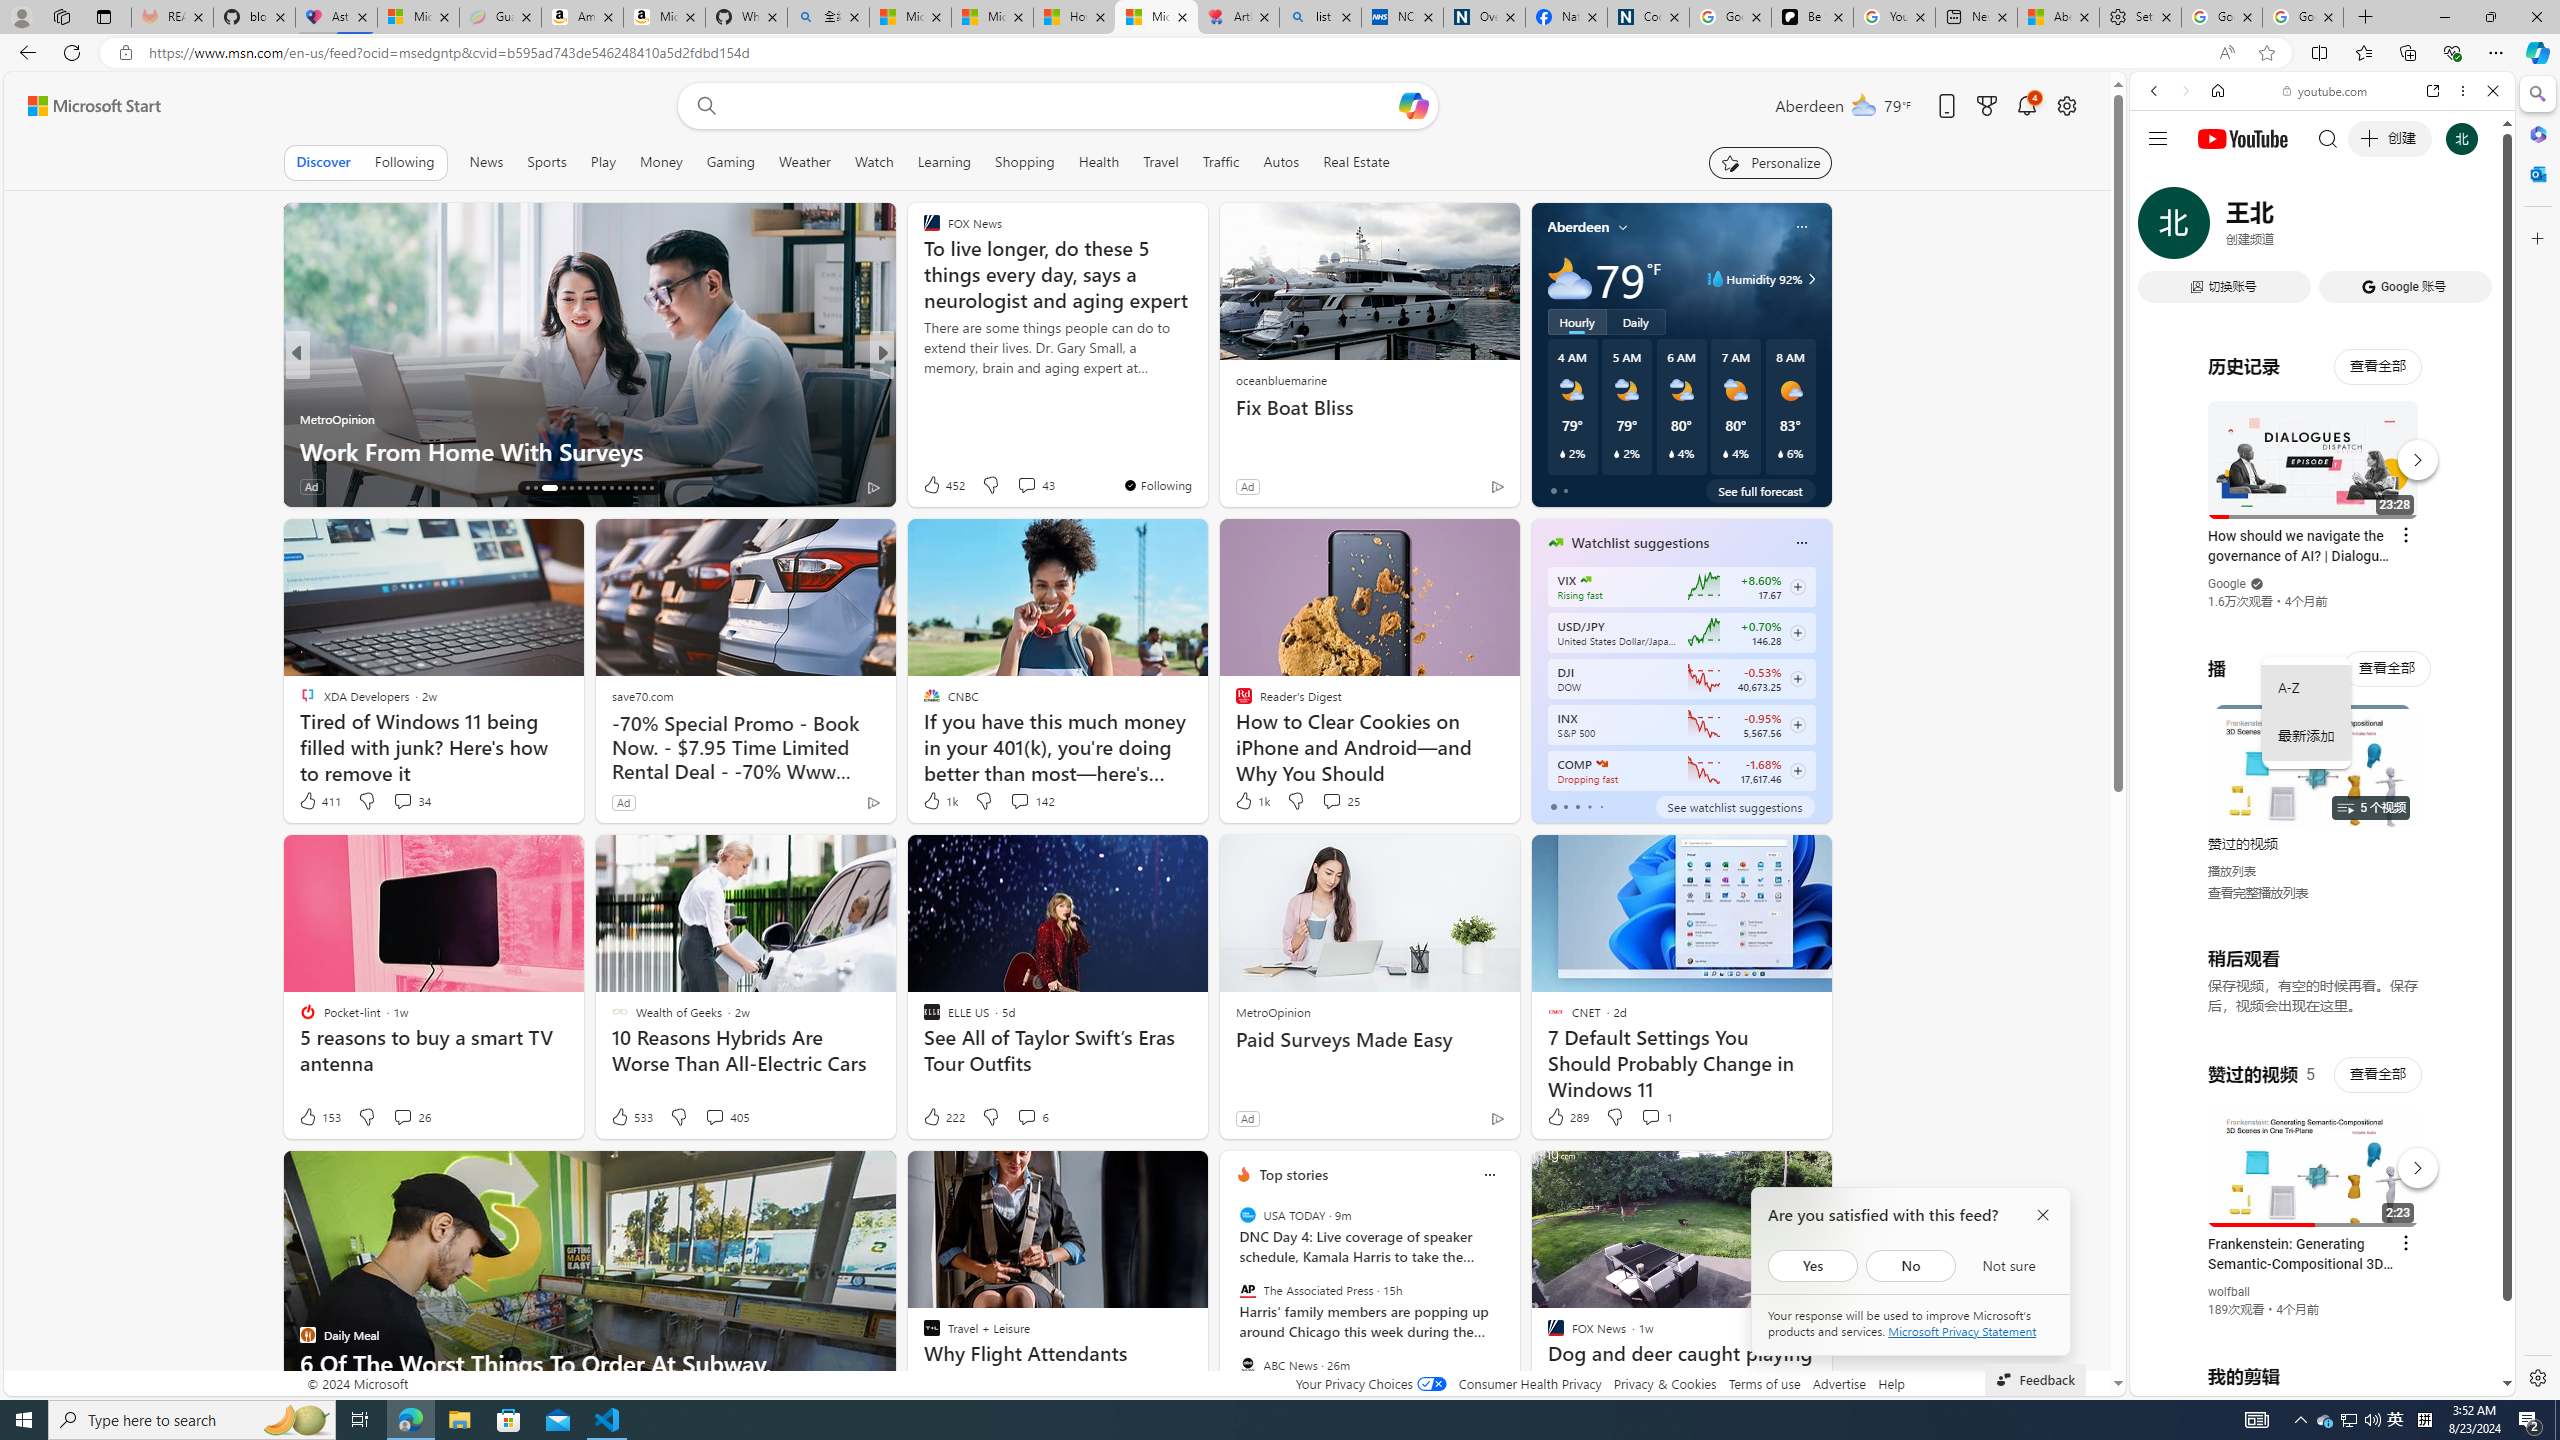  I want to click on 'INSIDER', so click(921, 386).